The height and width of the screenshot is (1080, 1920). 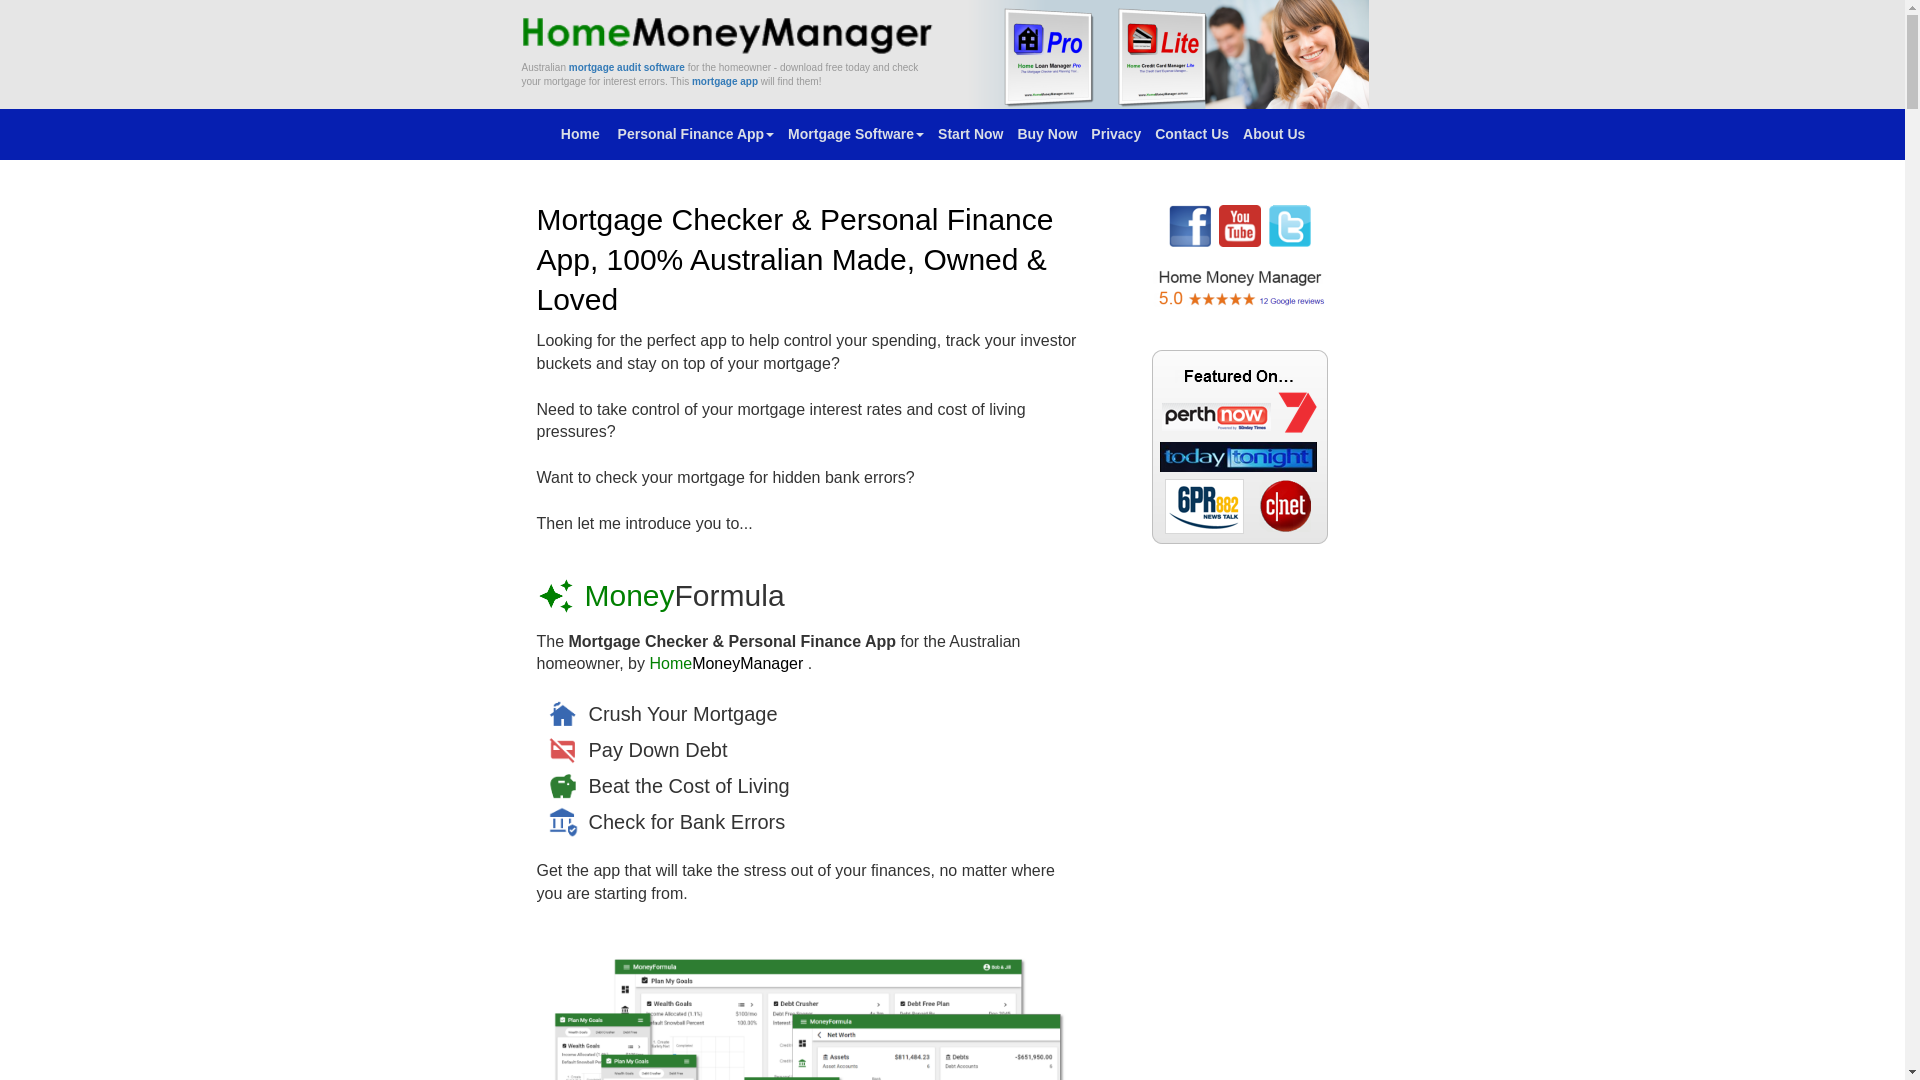 I want to click on 'Personal Finance App', so click(x=609, y=134).